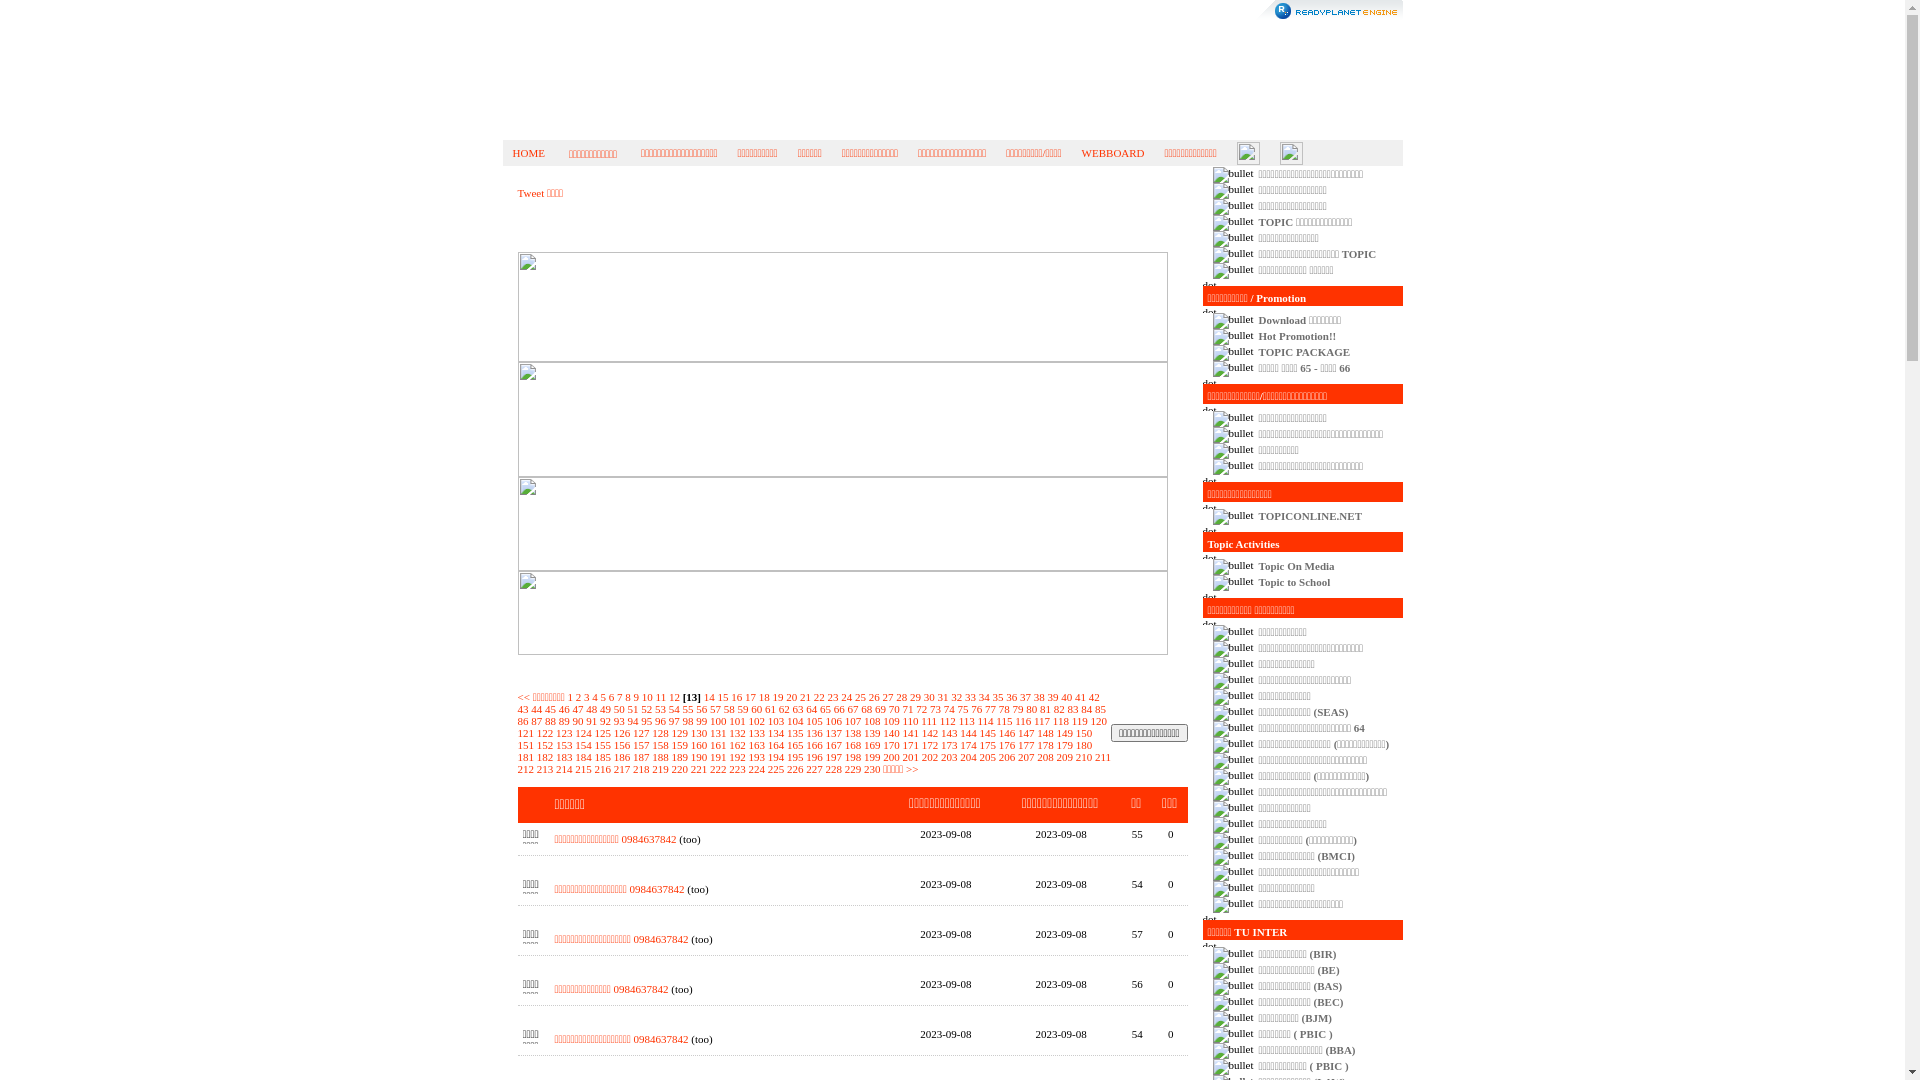  Describe the element at coordinates (796, 708) in the screenshot. I see `'63'` at that location.